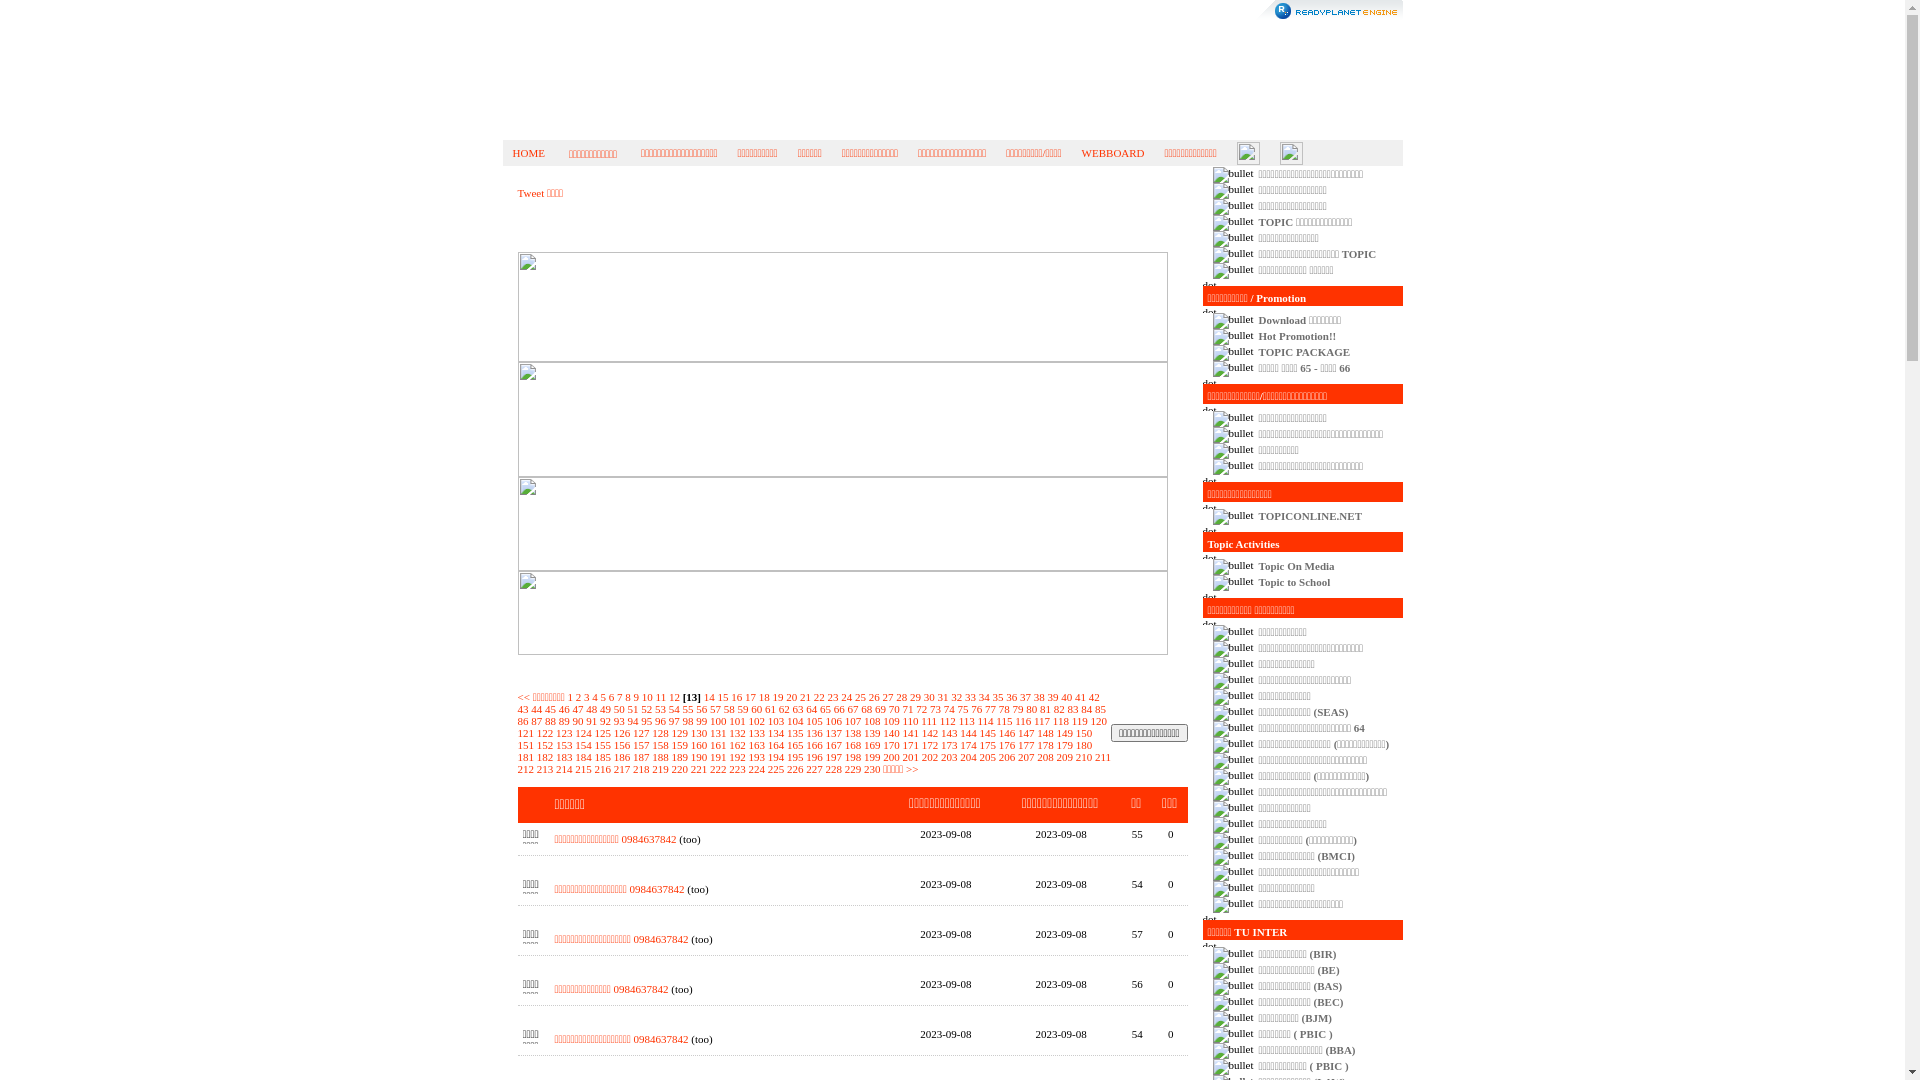  Describe the element at coordinates (796, 708) in the screenshot. I see `'63'` at that location.